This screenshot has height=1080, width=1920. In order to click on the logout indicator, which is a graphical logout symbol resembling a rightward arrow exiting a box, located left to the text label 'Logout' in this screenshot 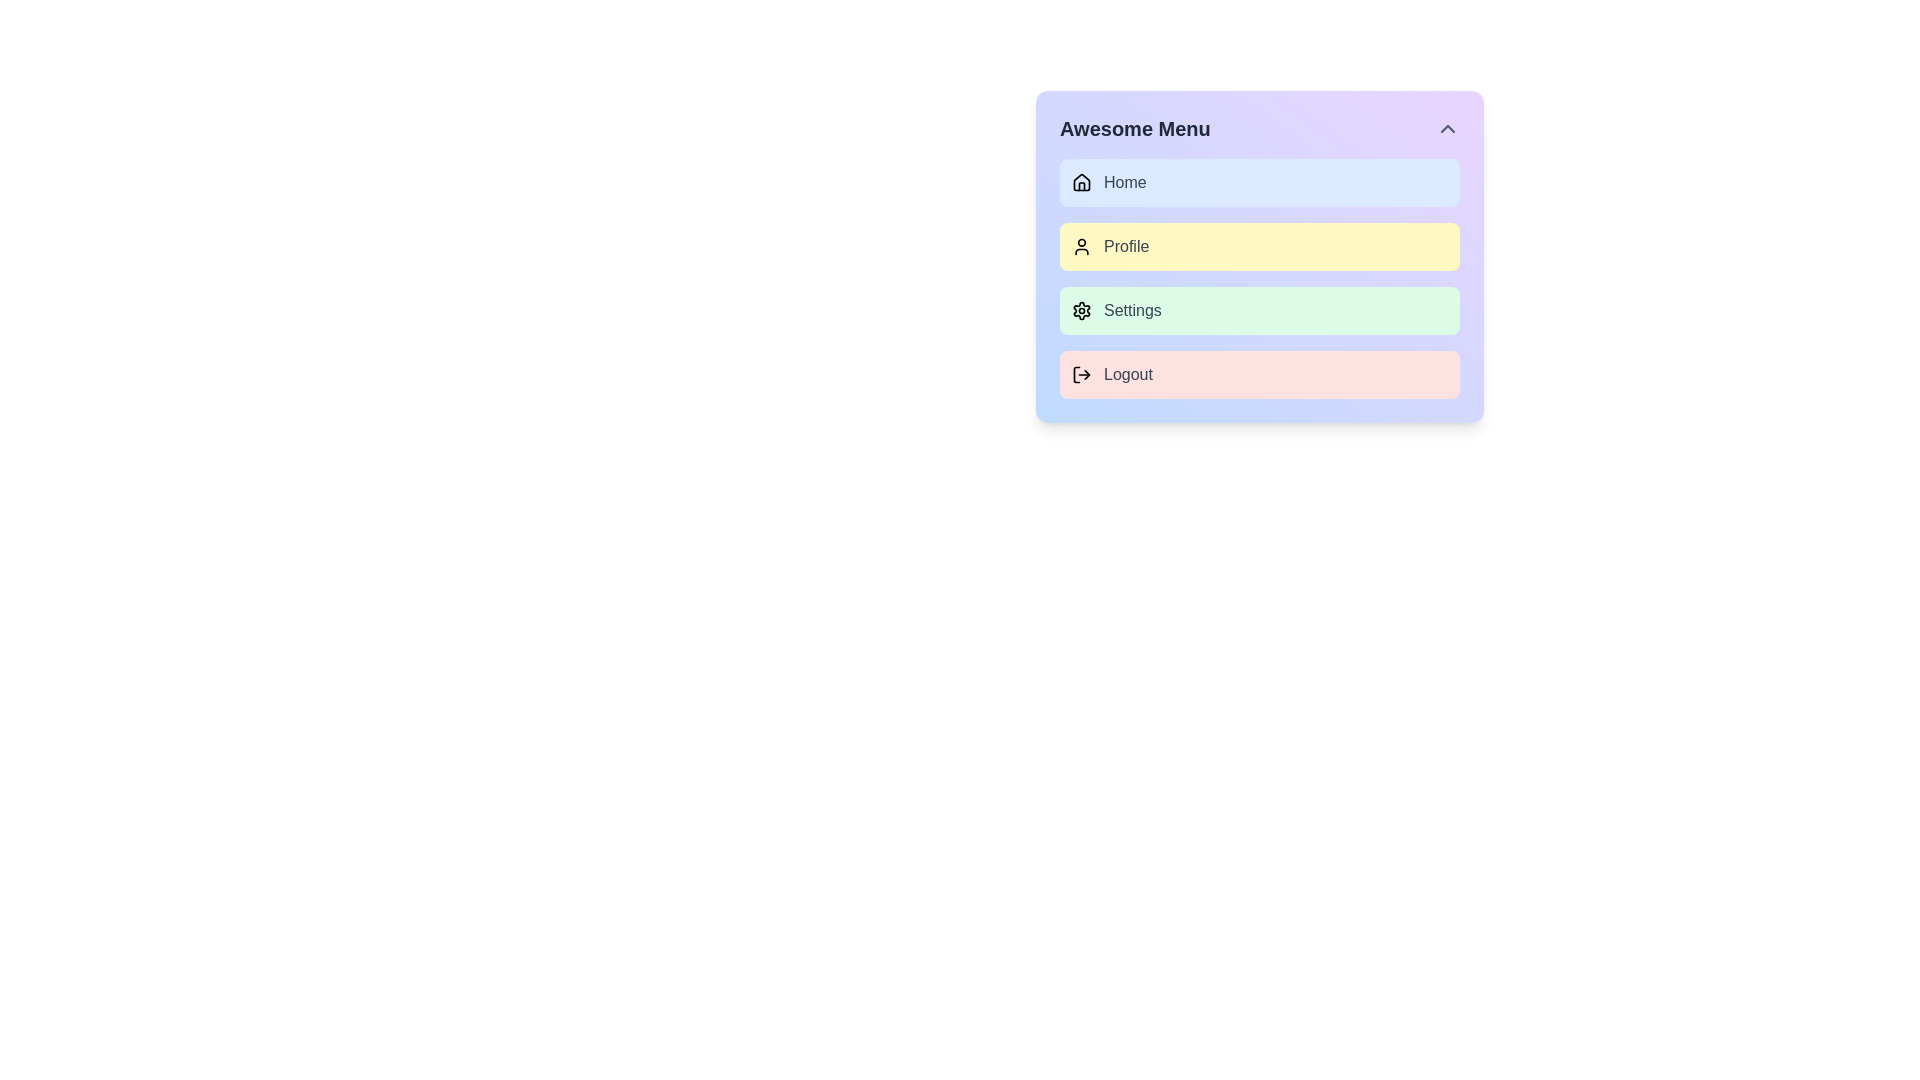, I will do `click(1080, 374)`.